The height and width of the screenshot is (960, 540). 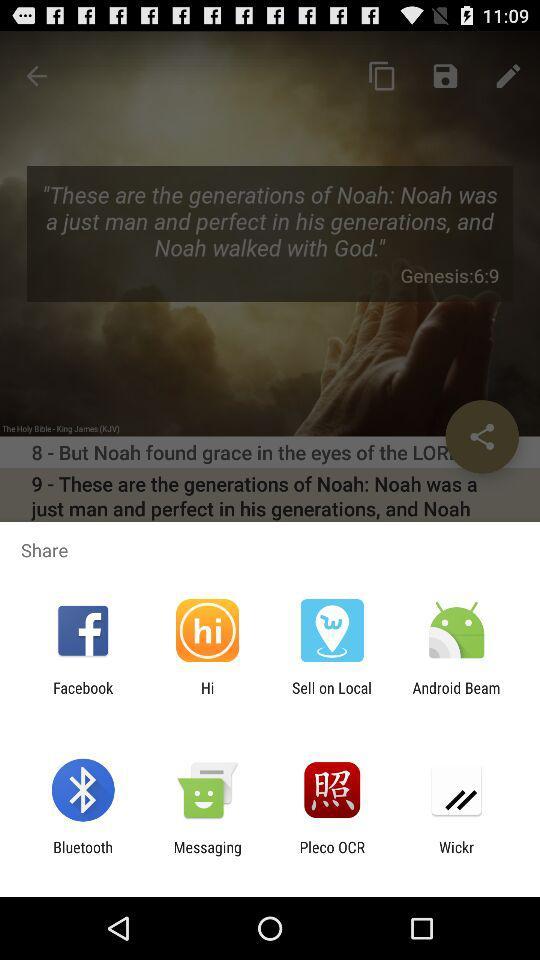 I want to click on app next to hi icon, so click(x=82, y=696).